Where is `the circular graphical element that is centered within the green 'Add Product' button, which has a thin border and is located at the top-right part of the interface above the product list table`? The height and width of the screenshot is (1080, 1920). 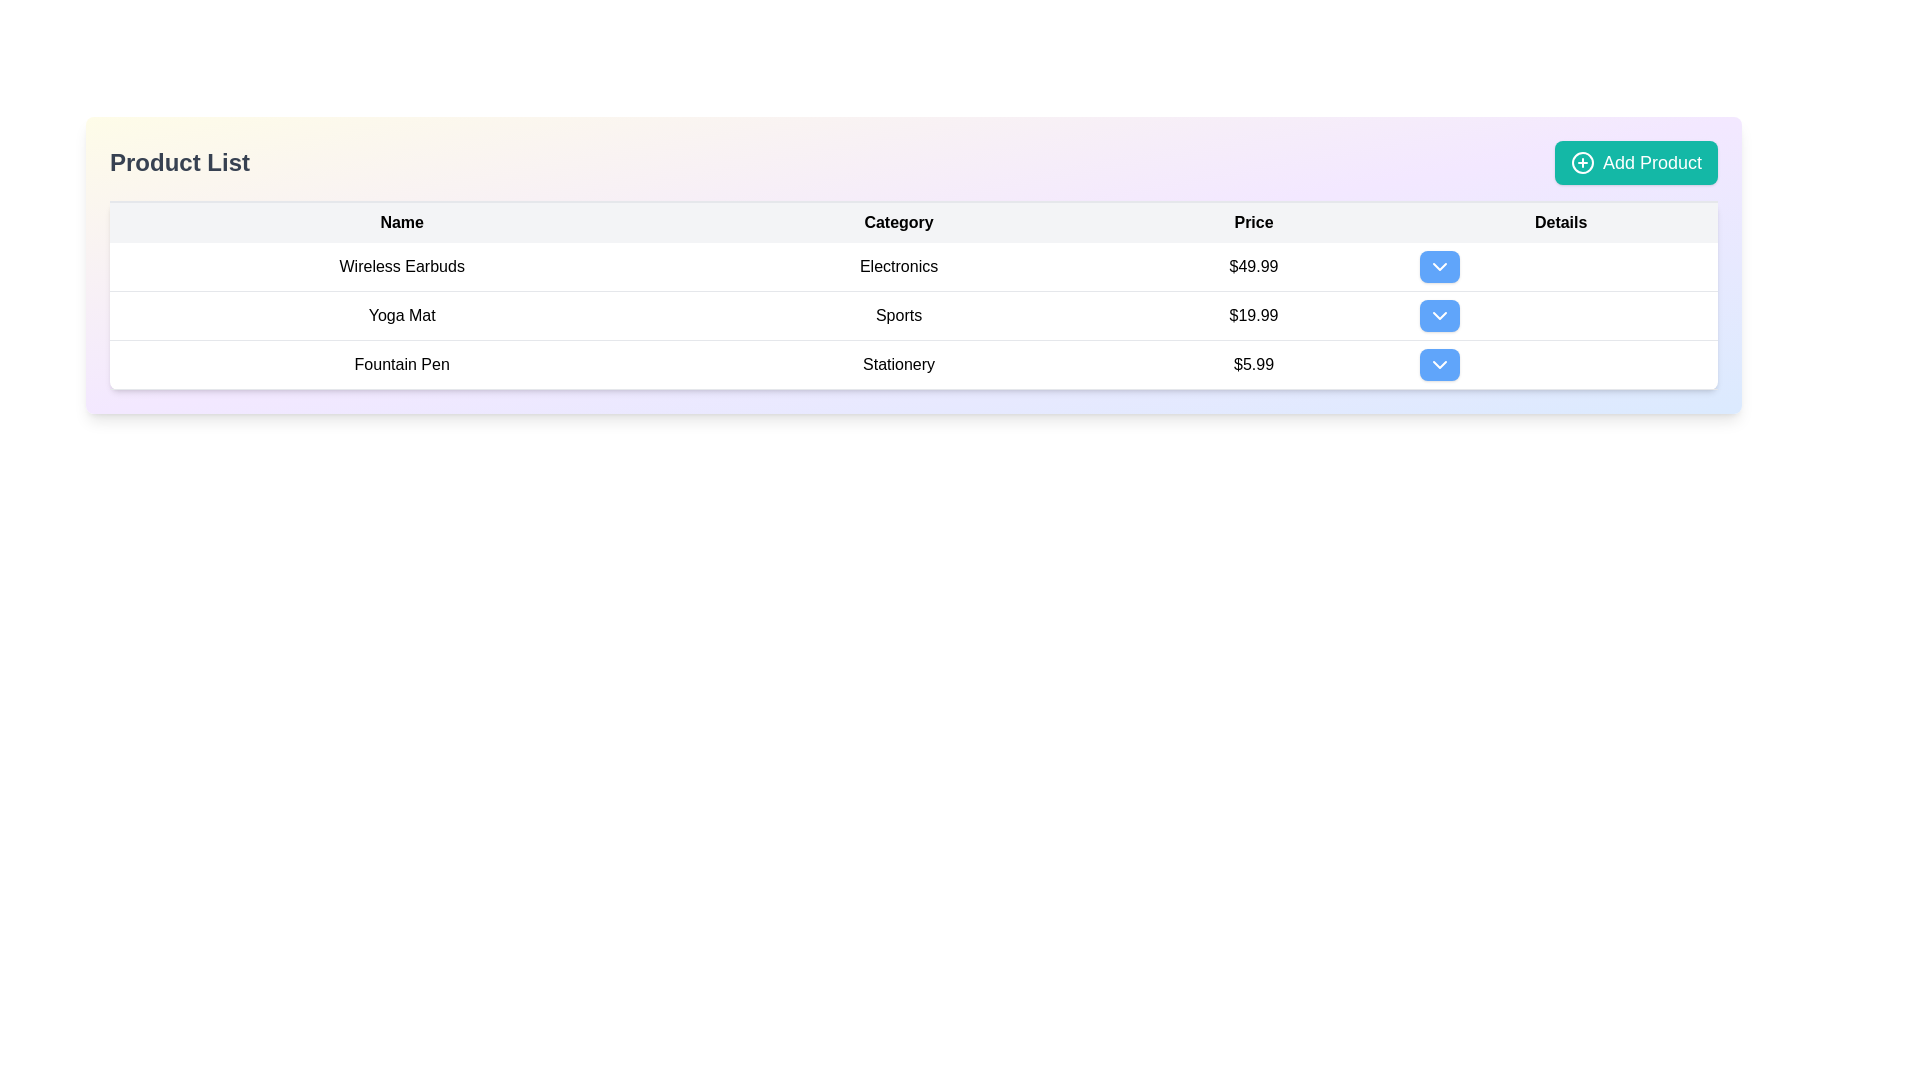
the circular graphical element that is centered within the green 'Add Product' button, which has a thin border and is located at the top-right part of the interface above the product list table is located at coordinates (1581, 161).